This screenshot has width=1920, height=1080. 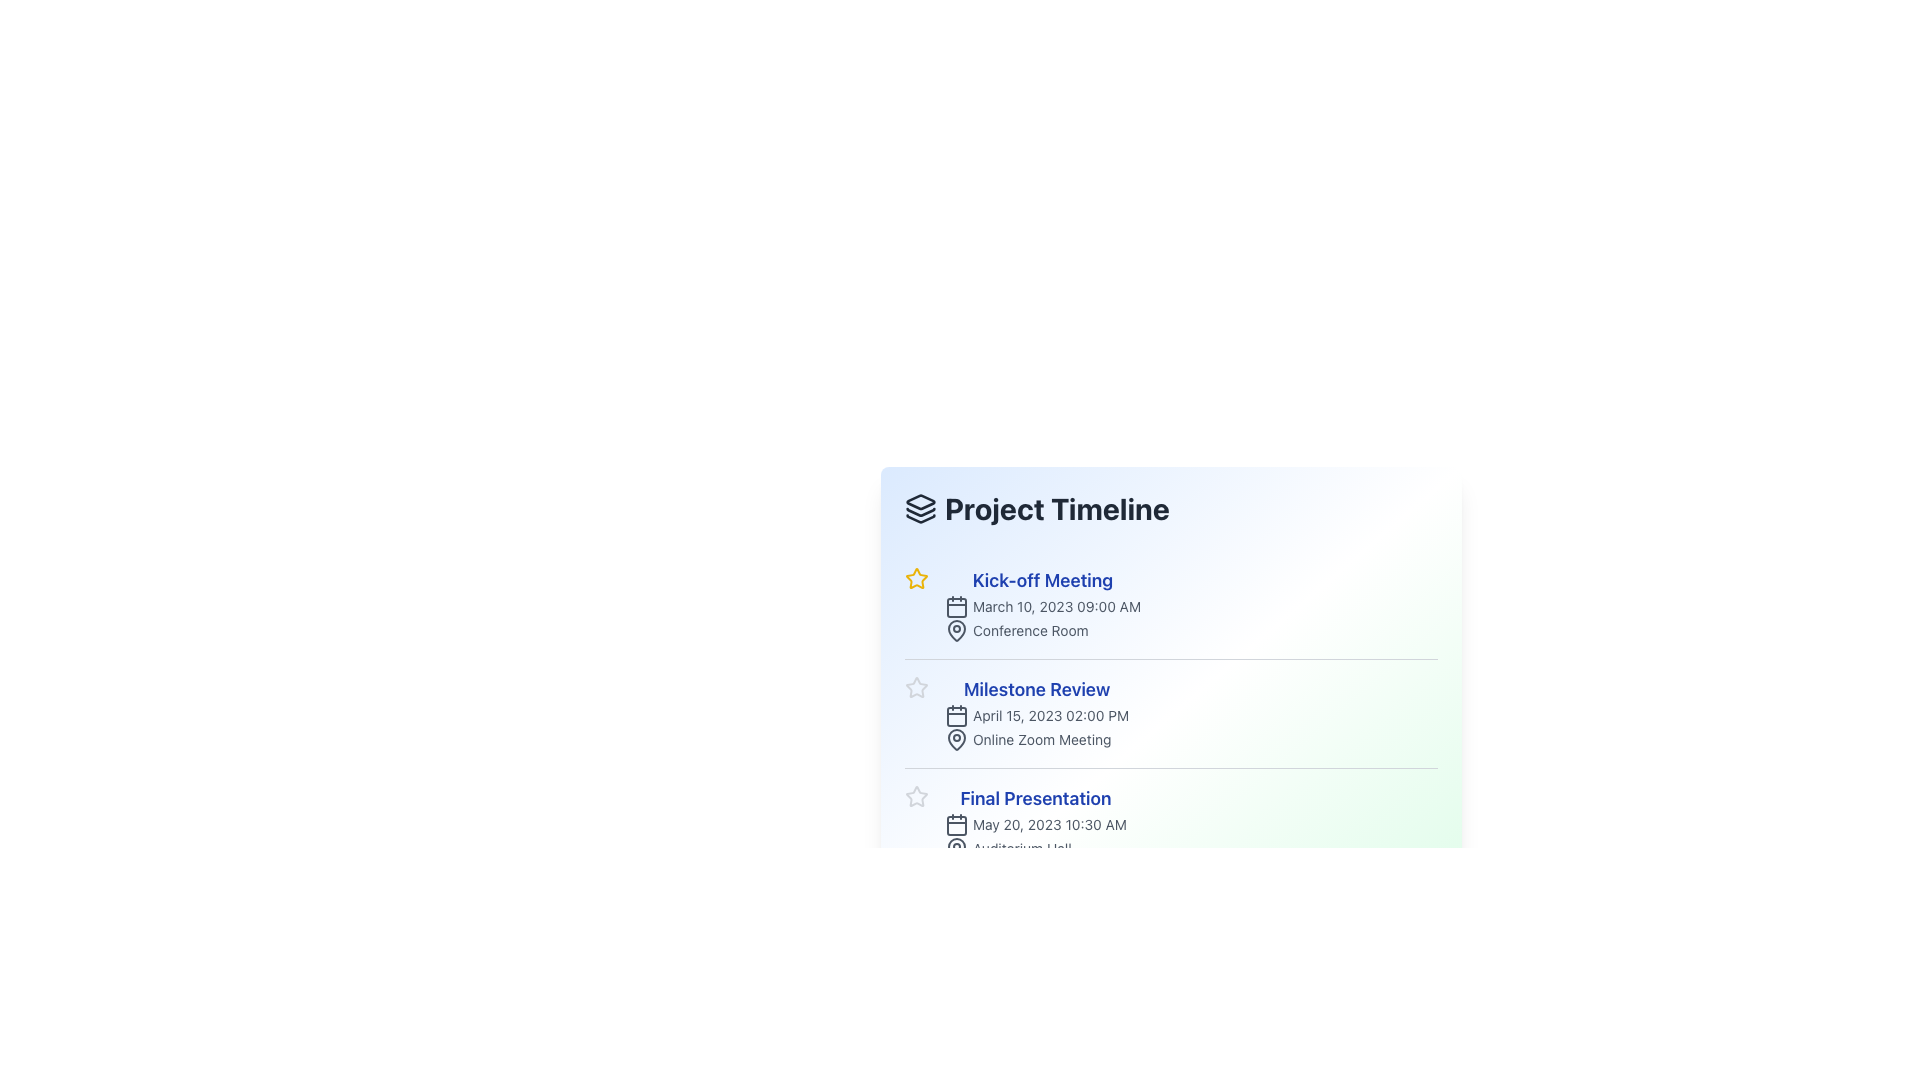 What do you see at coordinates (955, 605) in the screenshot?
I see `the calendar icon located to the left of the text 'March 10, 2023 09:00 AM' in the first row under the heading 'Kick-off Meeting'` at bounding box center [955, 605].